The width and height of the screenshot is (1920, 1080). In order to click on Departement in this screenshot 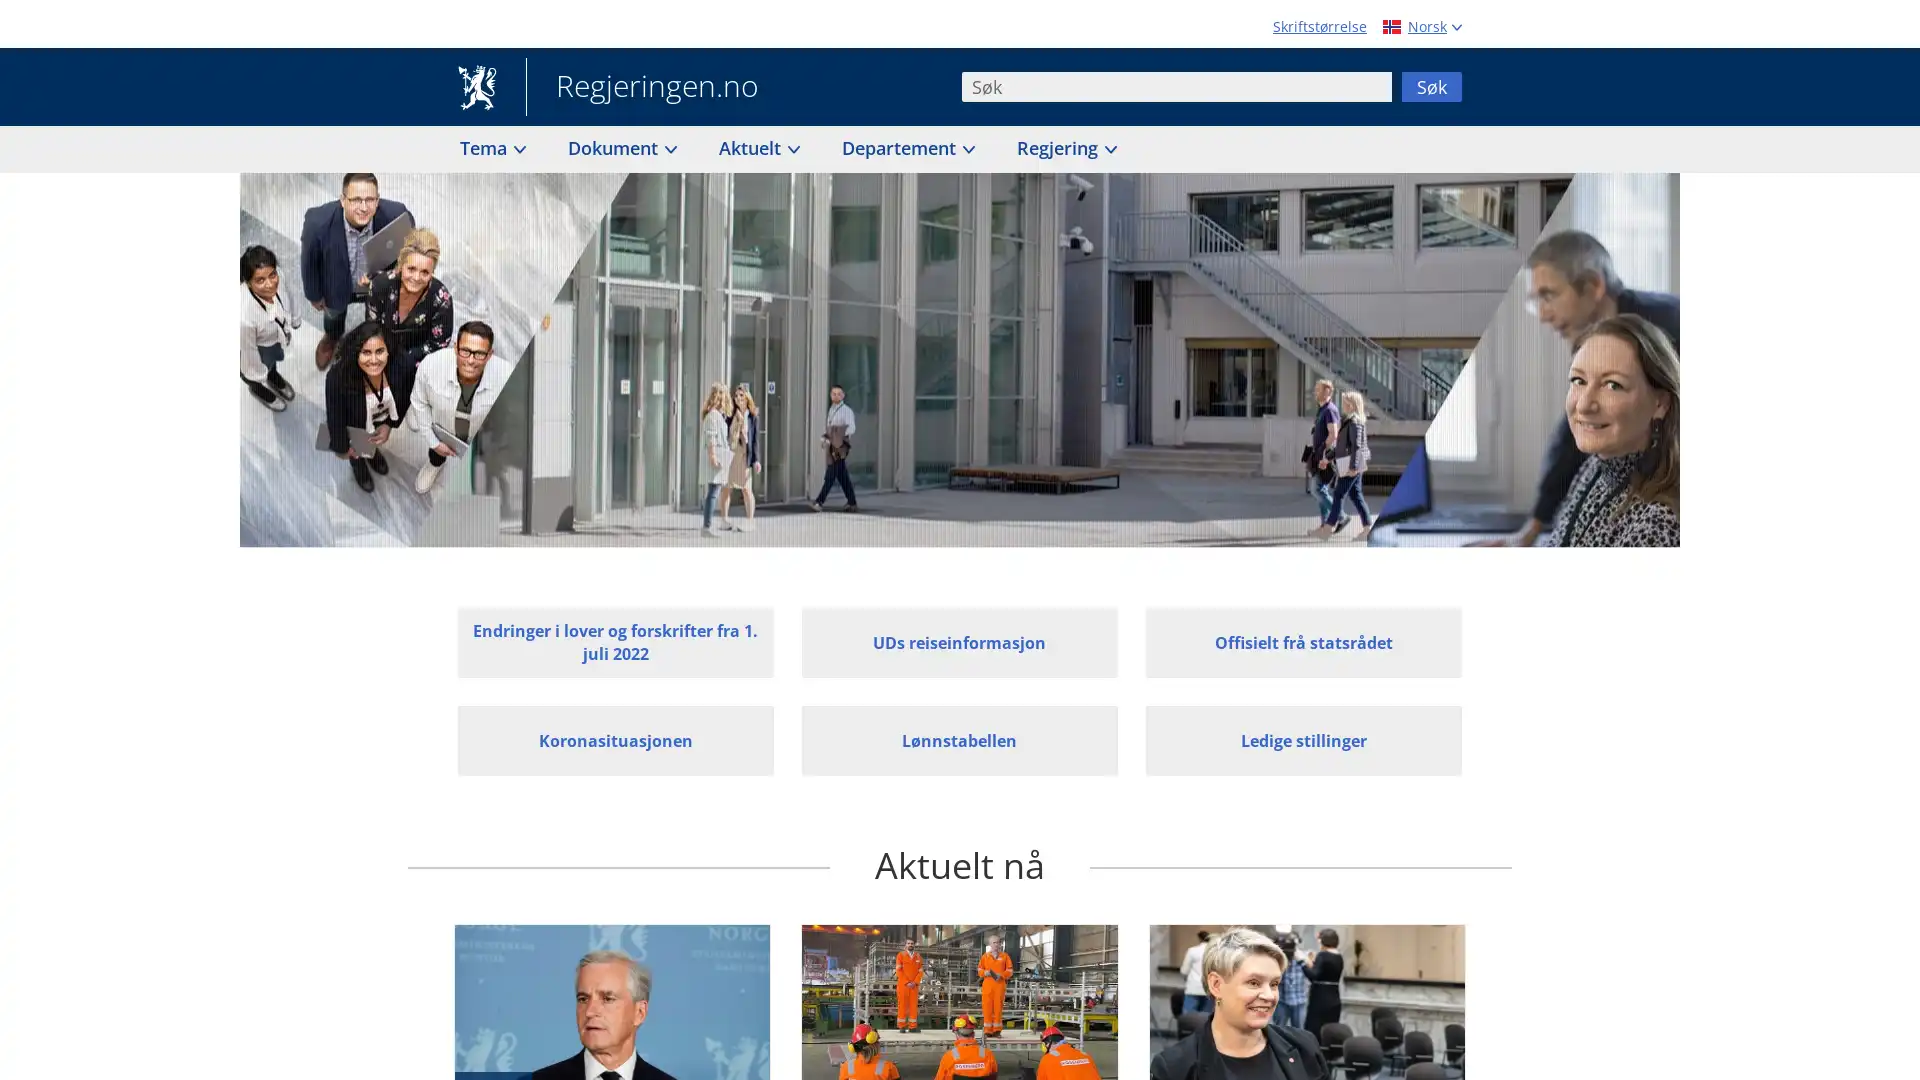, I will do `click(906, 147)`.